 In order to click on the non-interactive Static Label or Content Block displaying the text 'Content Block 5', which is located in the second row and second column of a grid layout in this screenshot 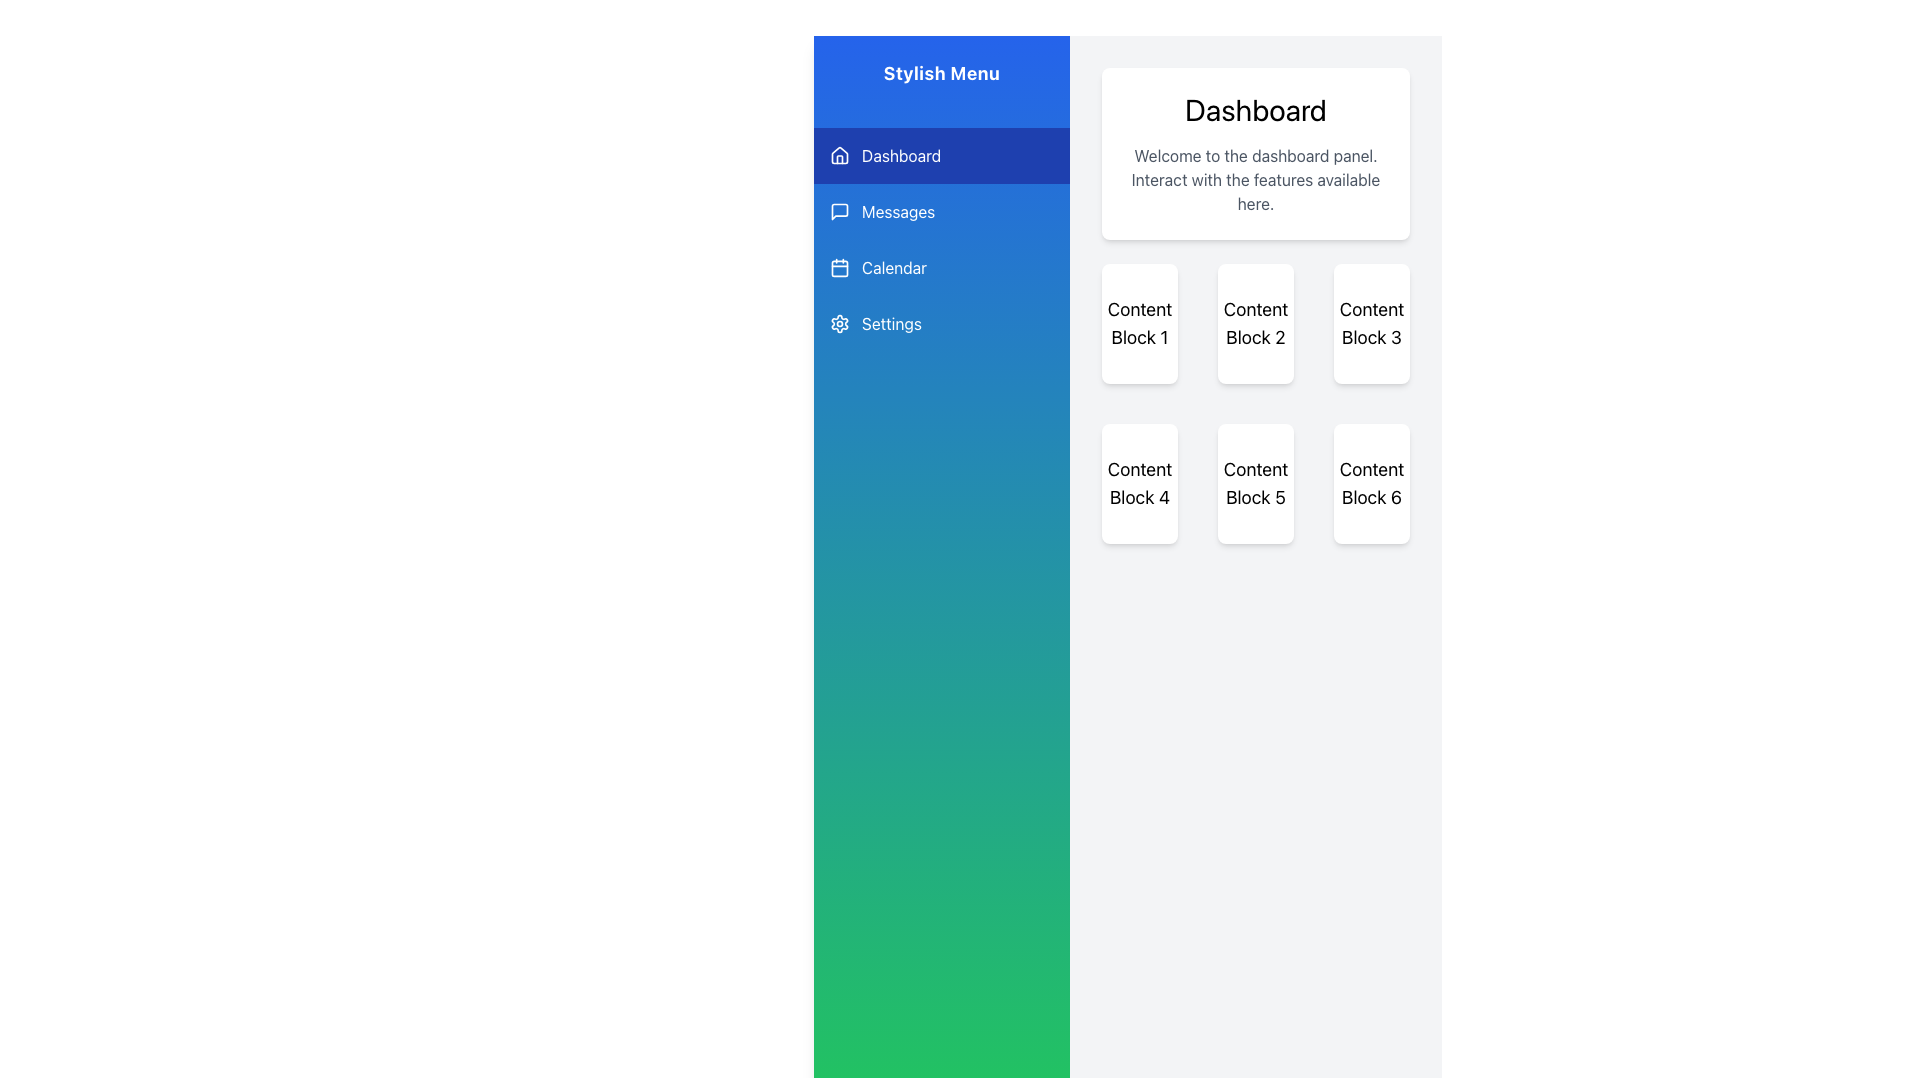, I will do `click(1255, 483)`.